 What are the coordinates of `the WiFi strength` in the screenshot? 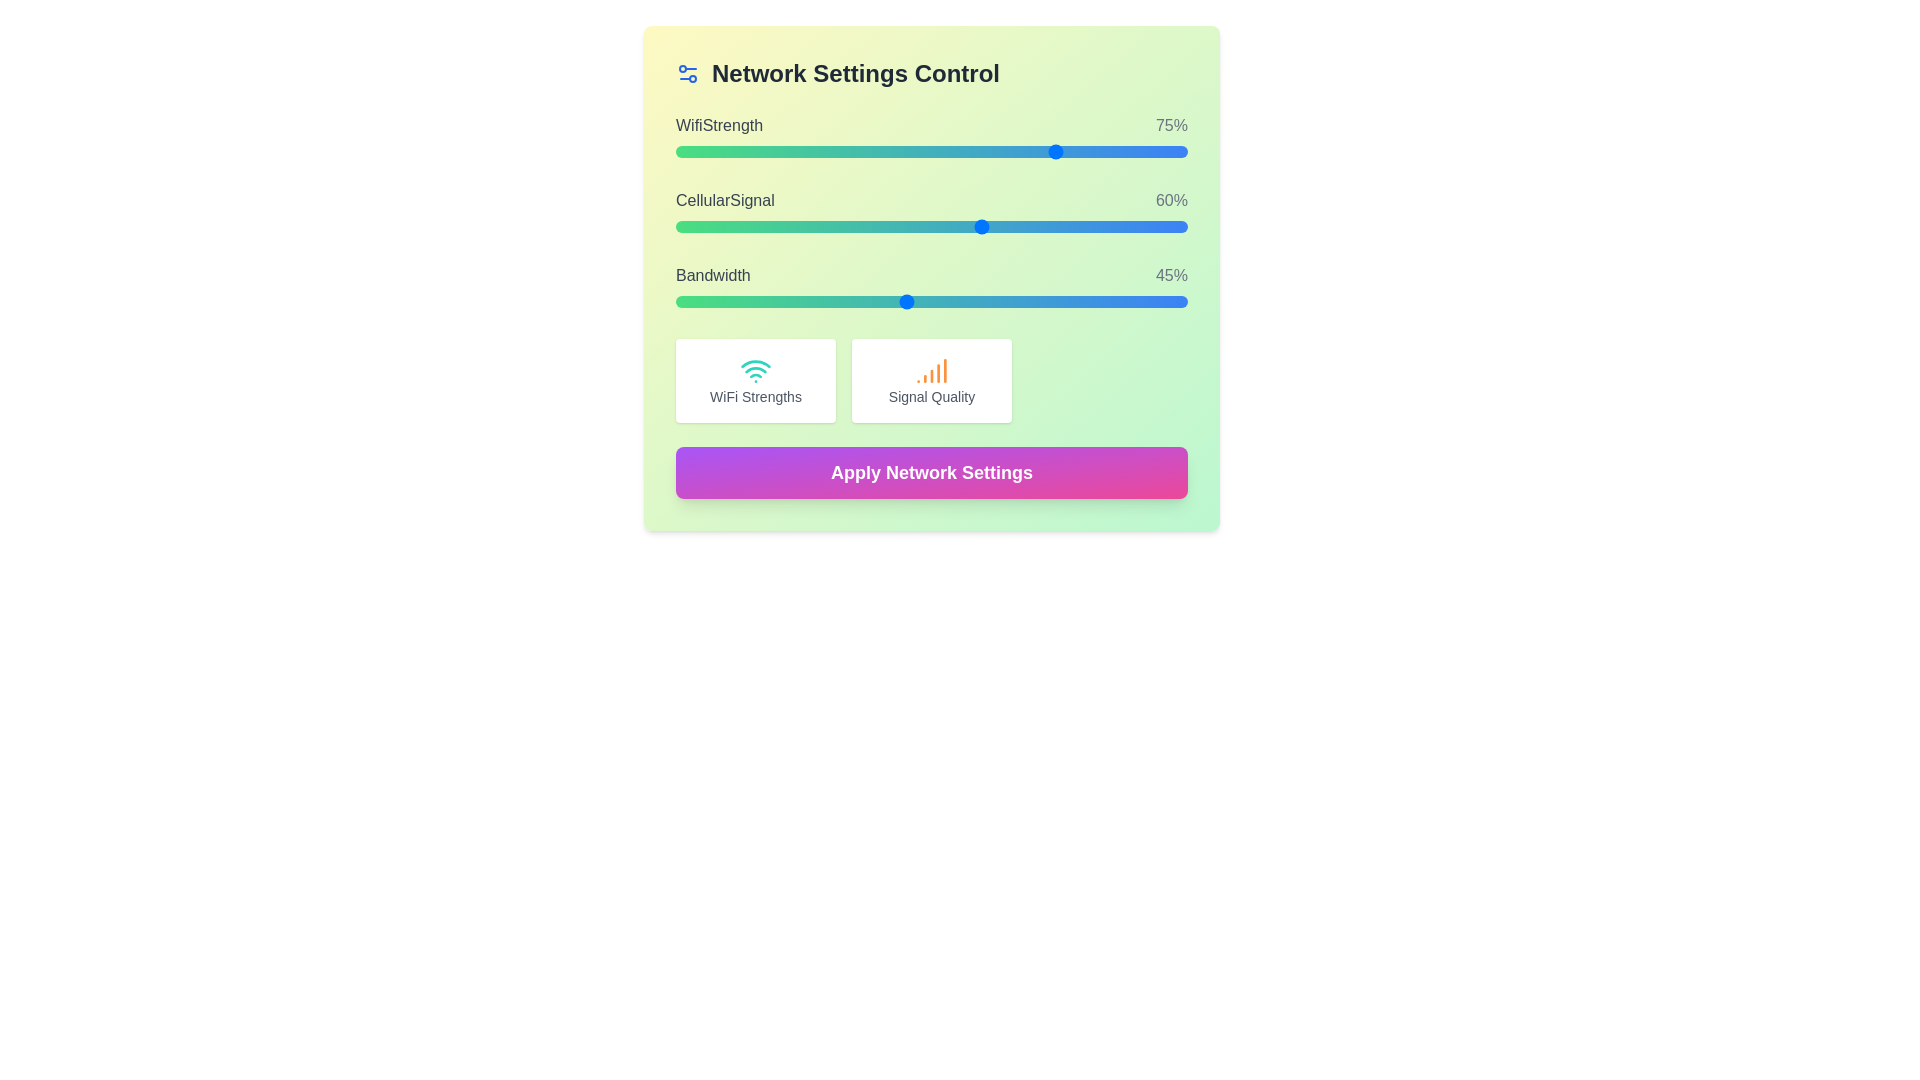 It's located at (967, 150).